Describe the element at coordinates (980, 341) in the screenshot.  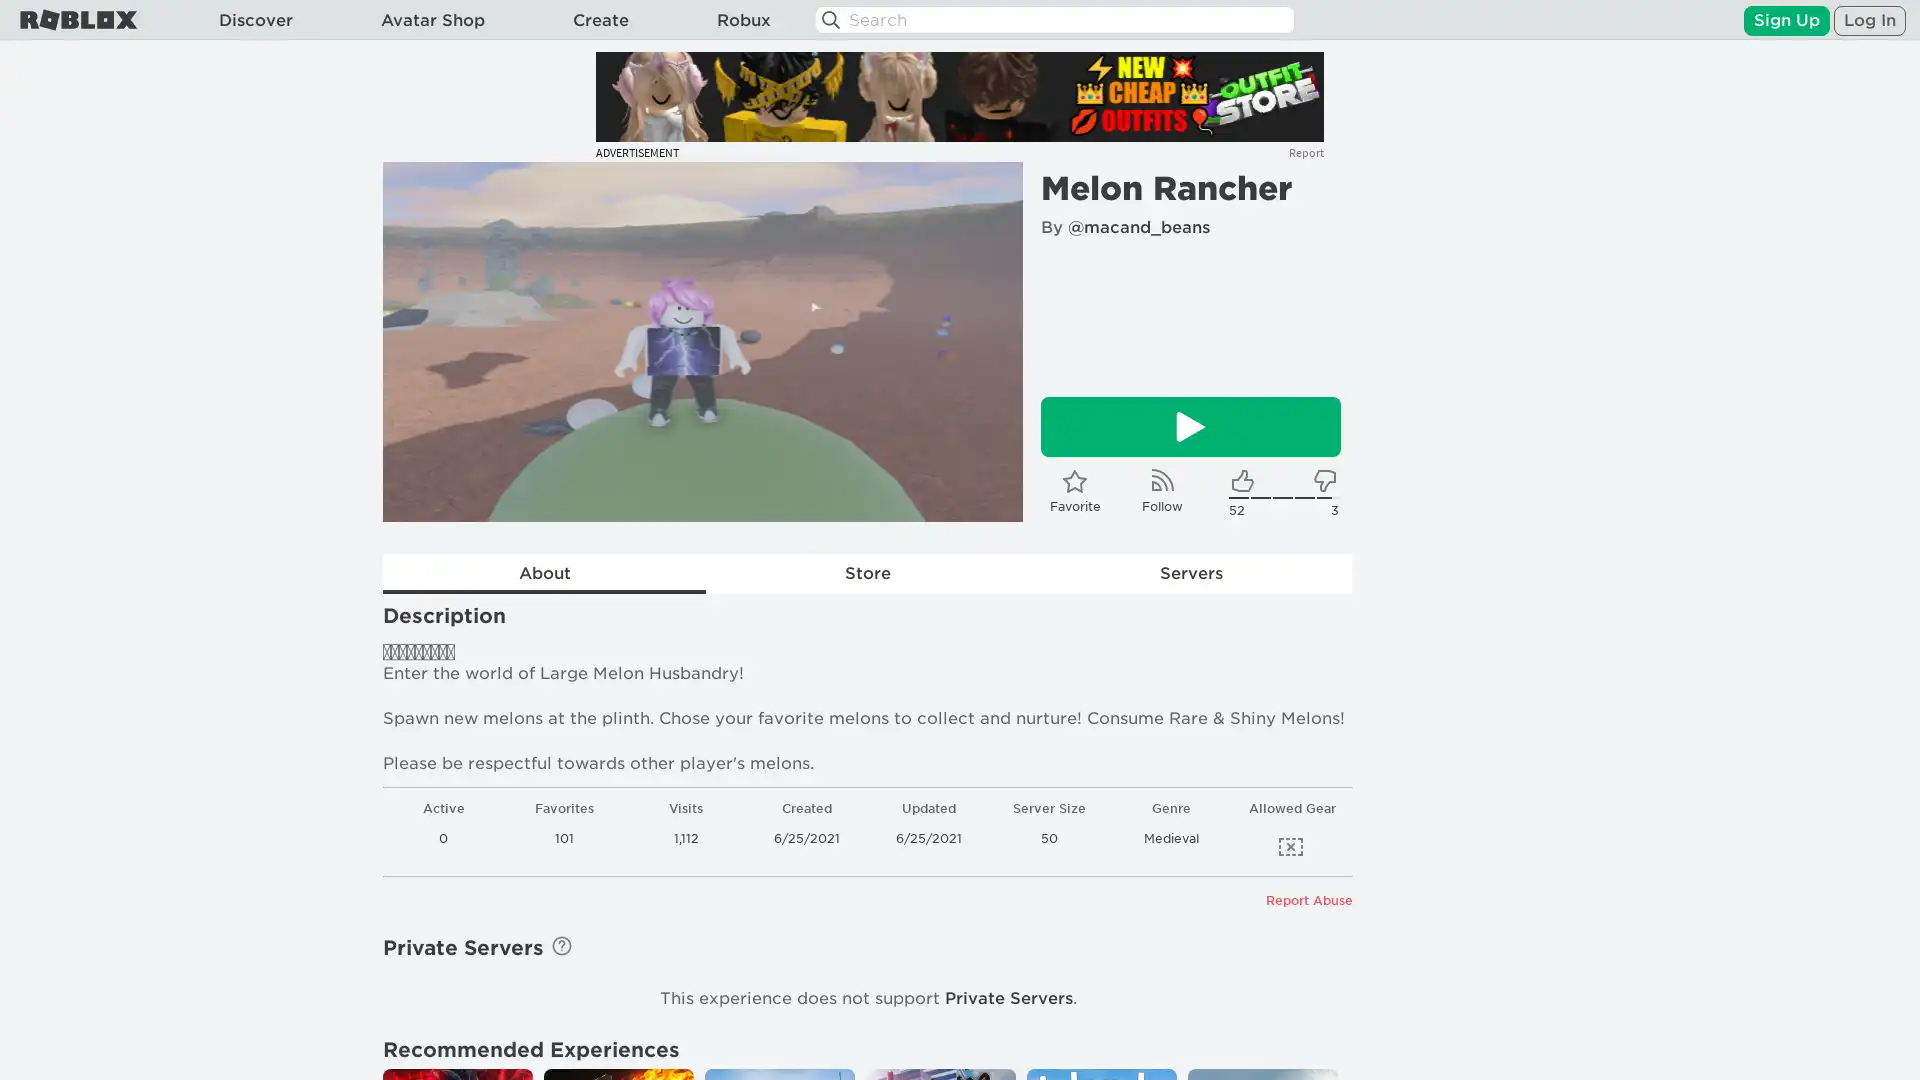
I see `Next` at that location.